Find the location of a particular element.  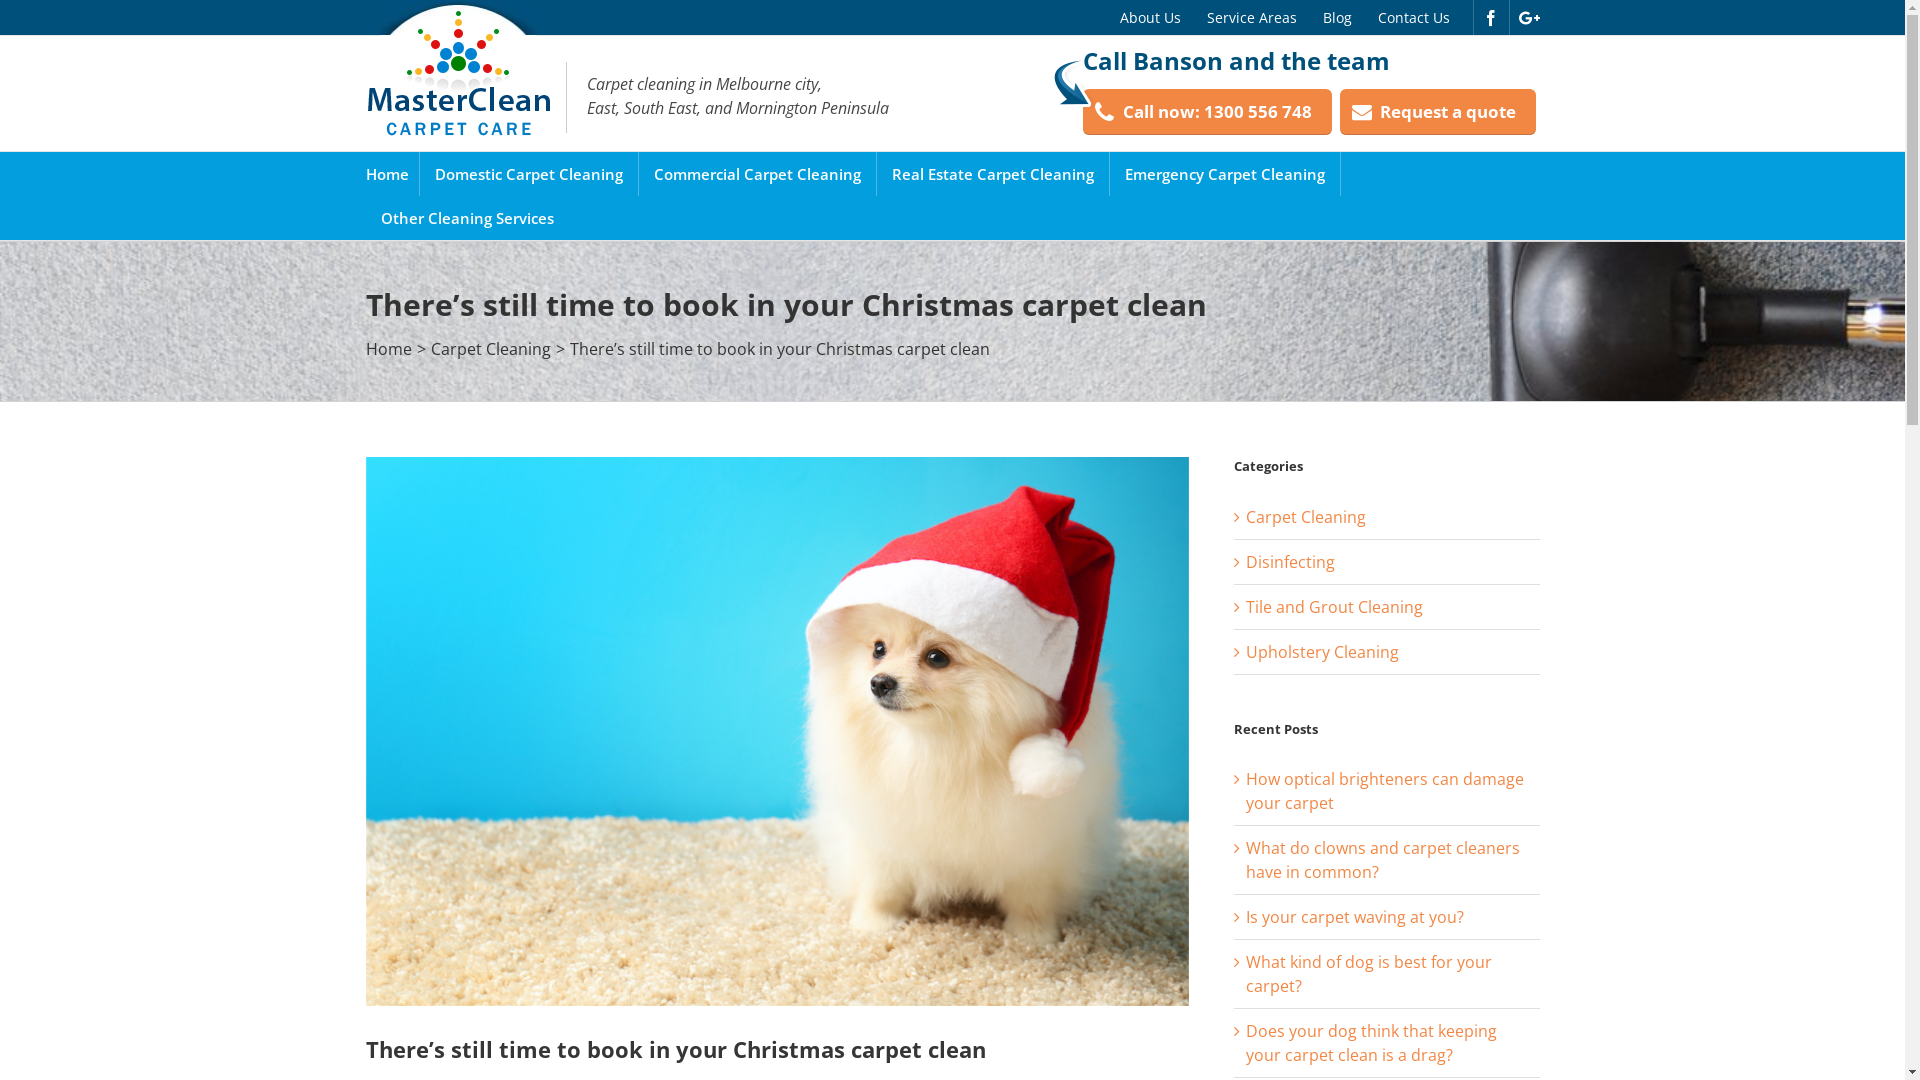

'Commercial Carpet Cleaning' is located at coordinates (756, 172).